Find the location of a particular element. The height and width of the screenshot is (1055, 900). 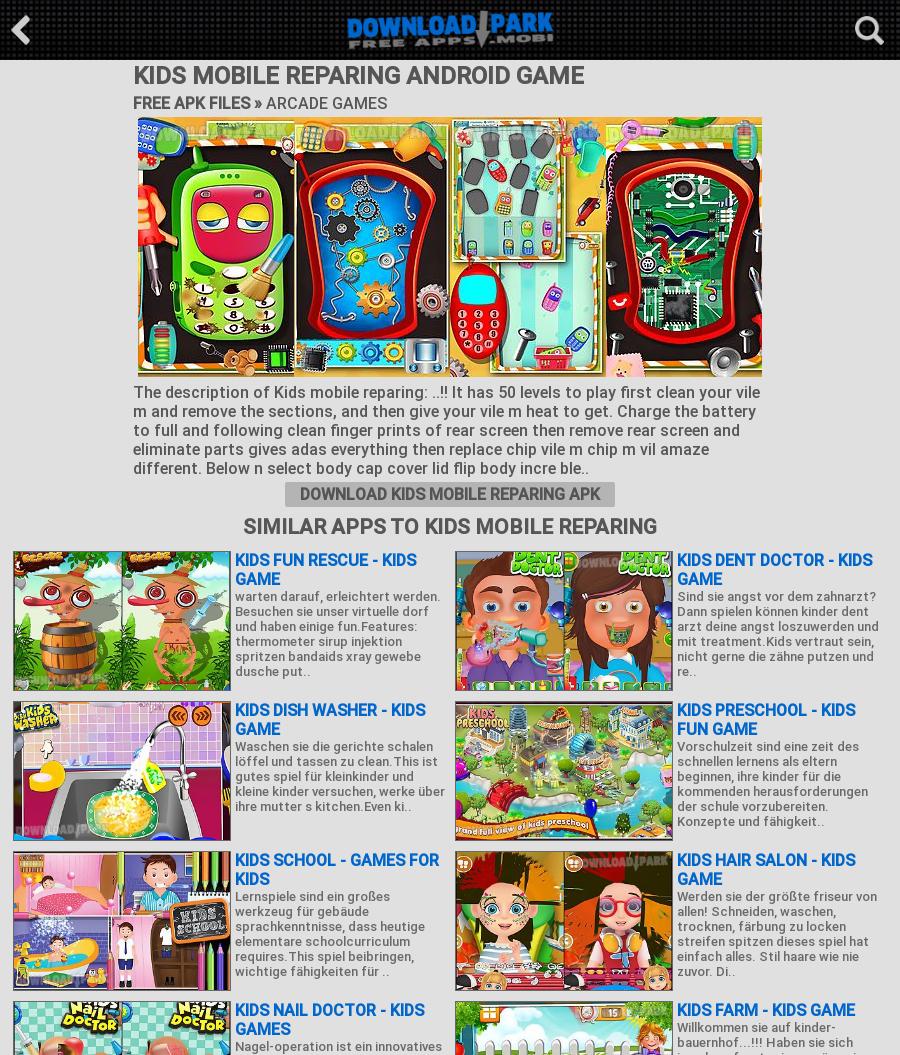

'Vorschulzeit sind eine zeit des schnellen lernens als eltern beginnen, ihre kinder für die kommenden herausforderungen der schule vorzubereiten. Konzepte und fähigkeit..' is located at coordinates (771, 782).